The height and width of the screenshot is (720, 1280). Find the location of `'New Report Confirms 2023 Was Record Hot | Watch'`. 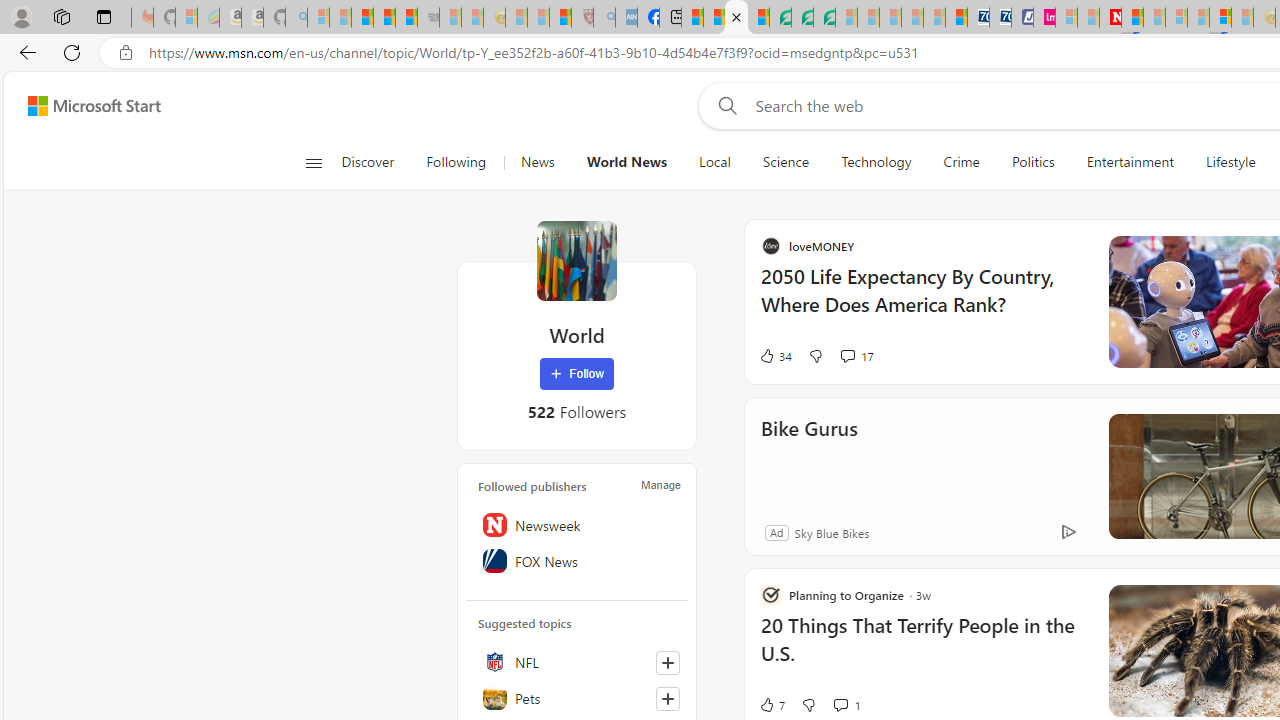

'New Report Confirms 2023 Was Record Hot | Watch' is located at coordinates (405, 17).